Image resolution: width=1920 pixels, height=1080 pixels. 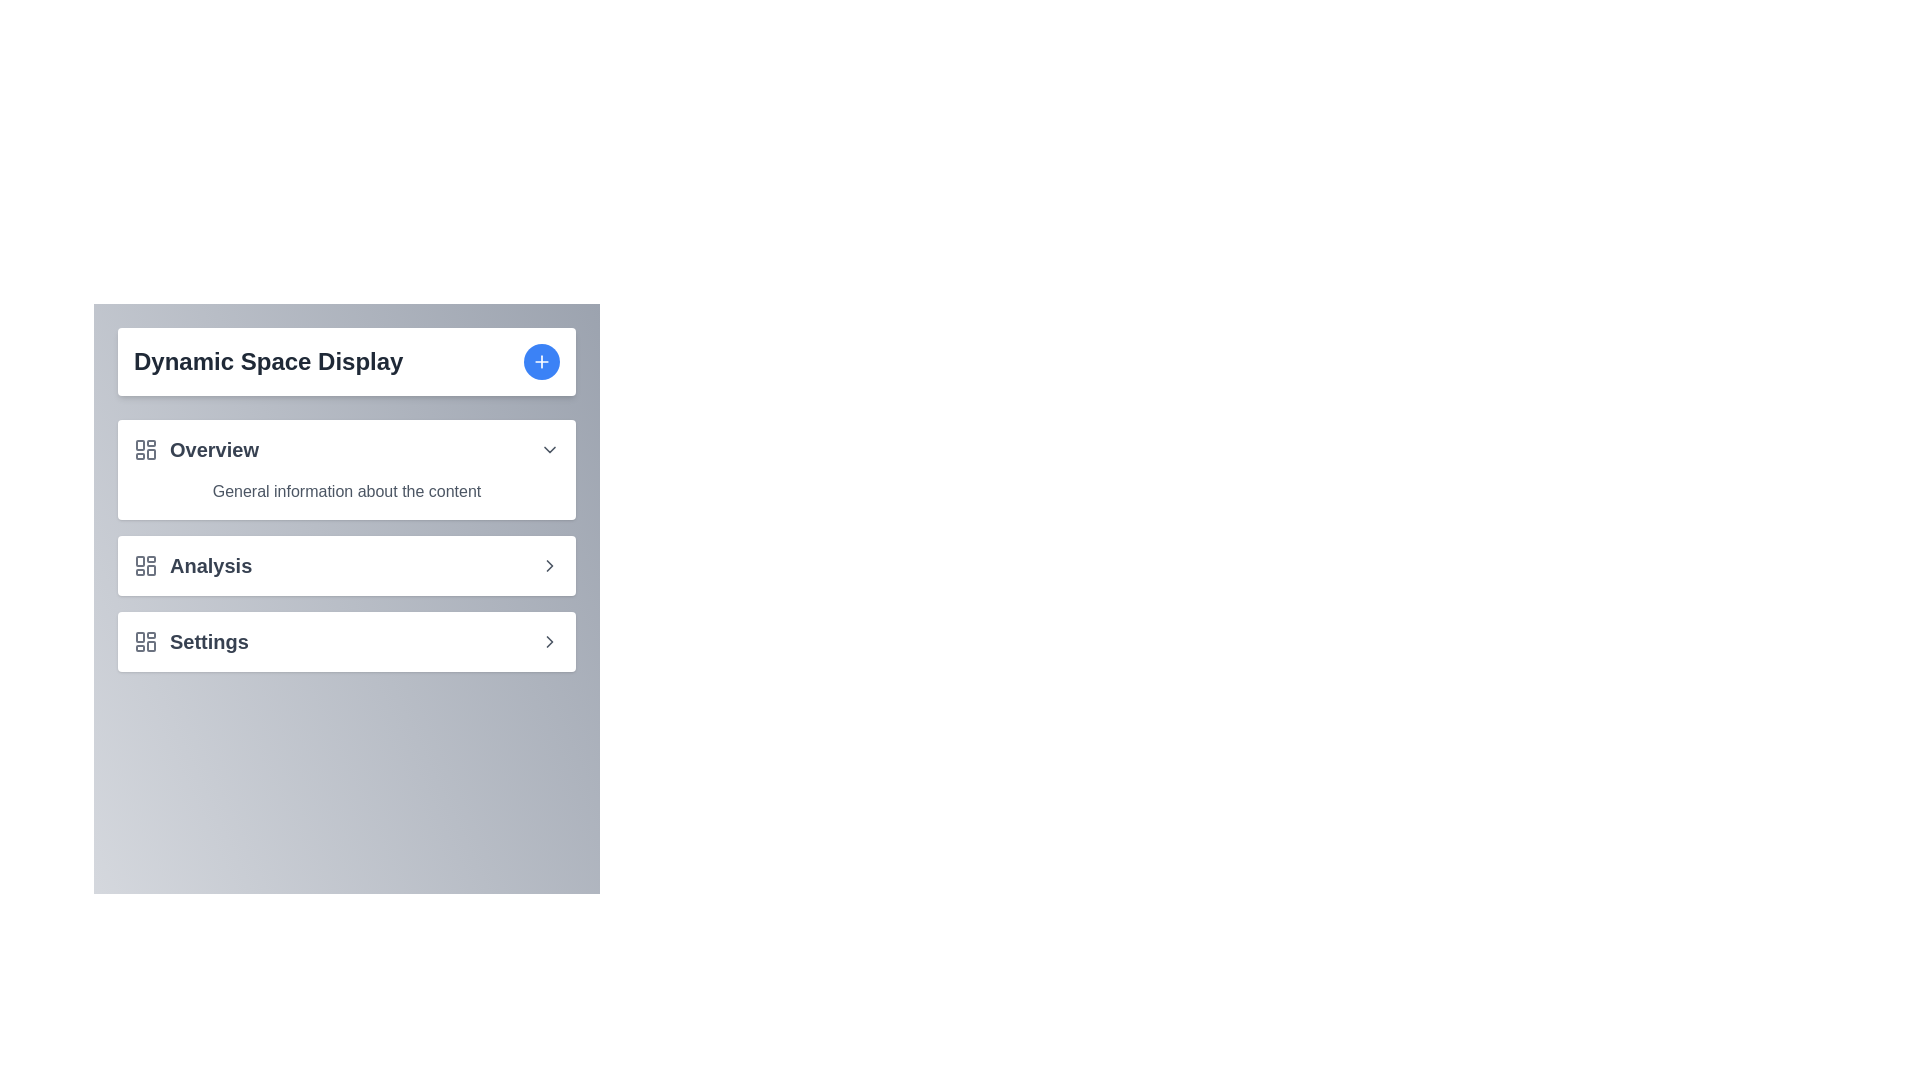 What do you see at coordinates (542, 362) in the screenshot?
I see `the 'add' button with a plus icon located on the right side of the header section titled 'Dynamic Space Display'` at bounding box center [542, 362].